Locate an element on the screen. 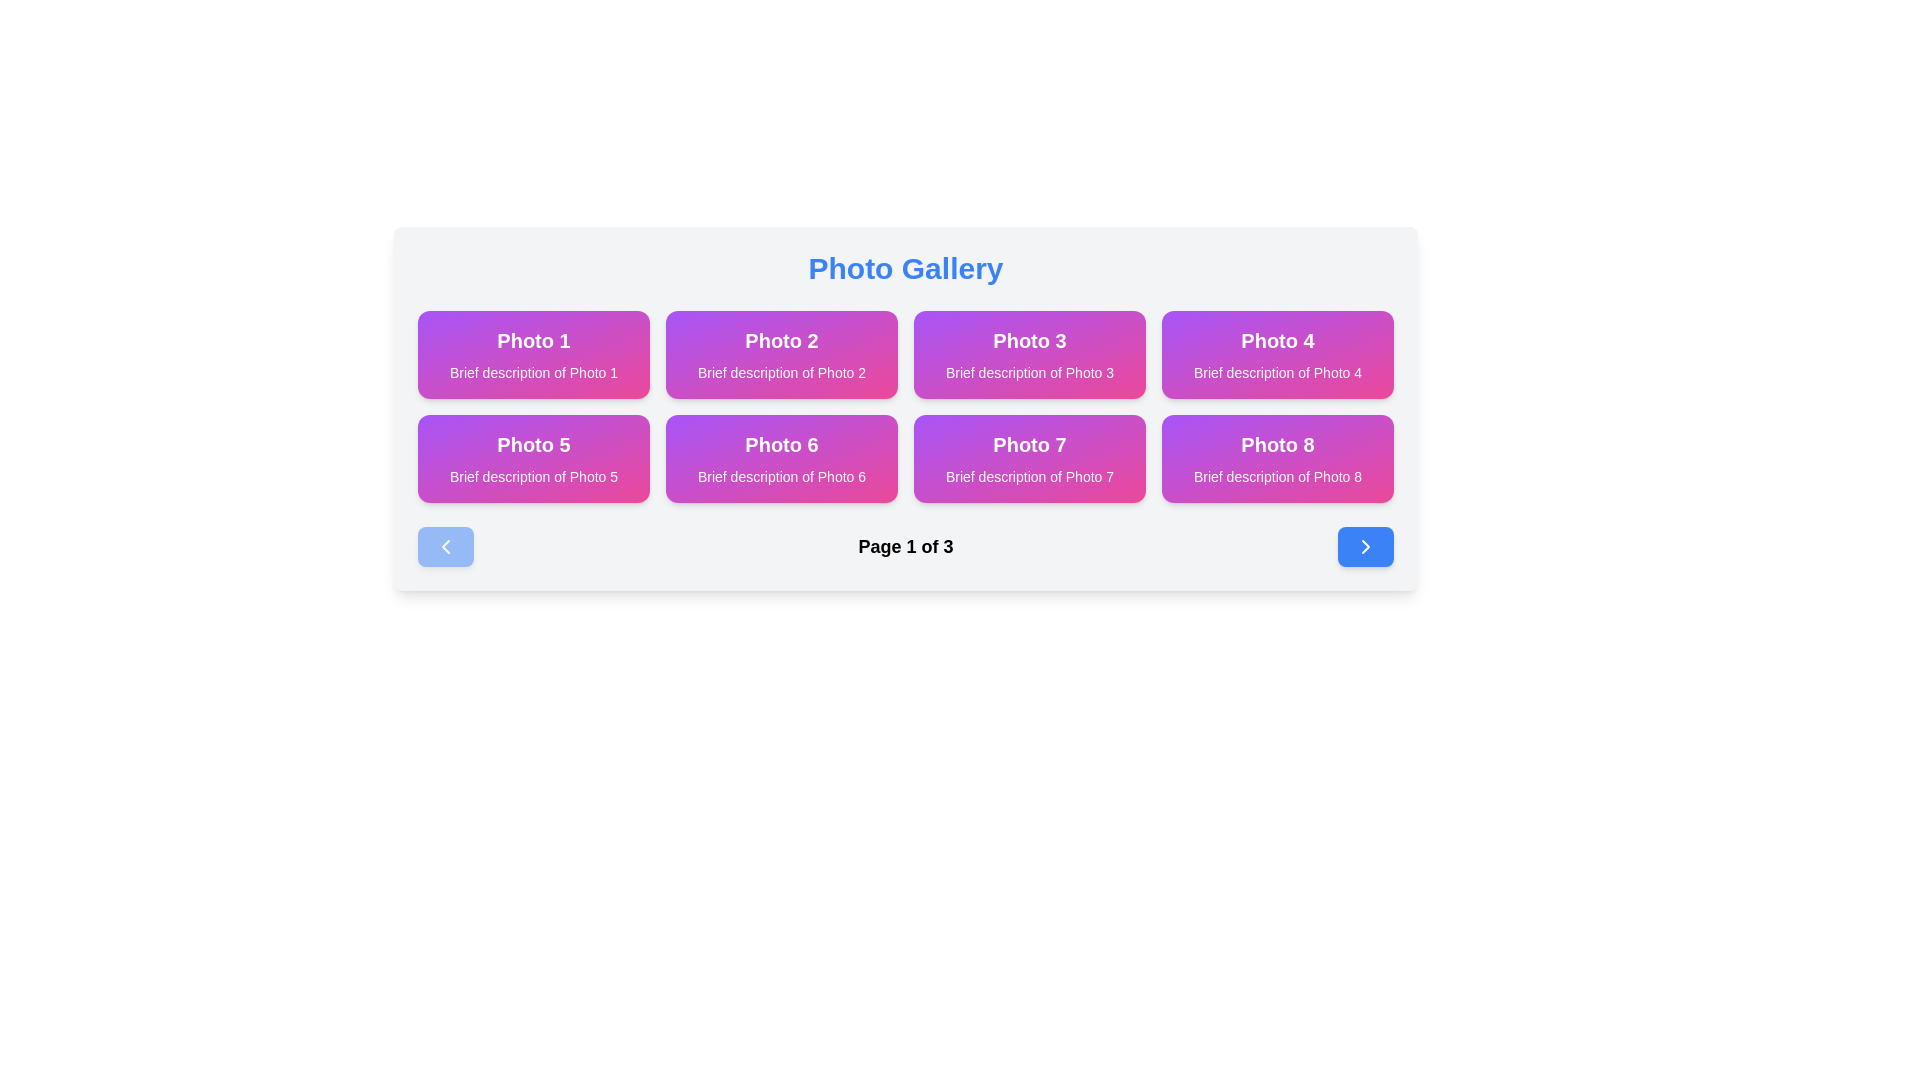 The height and width of the screenshot is (1080, 1920). the photo gallery card located in the first row, second column, which provides a title and description for an associated photo or item is located at coordinates (781, 353).